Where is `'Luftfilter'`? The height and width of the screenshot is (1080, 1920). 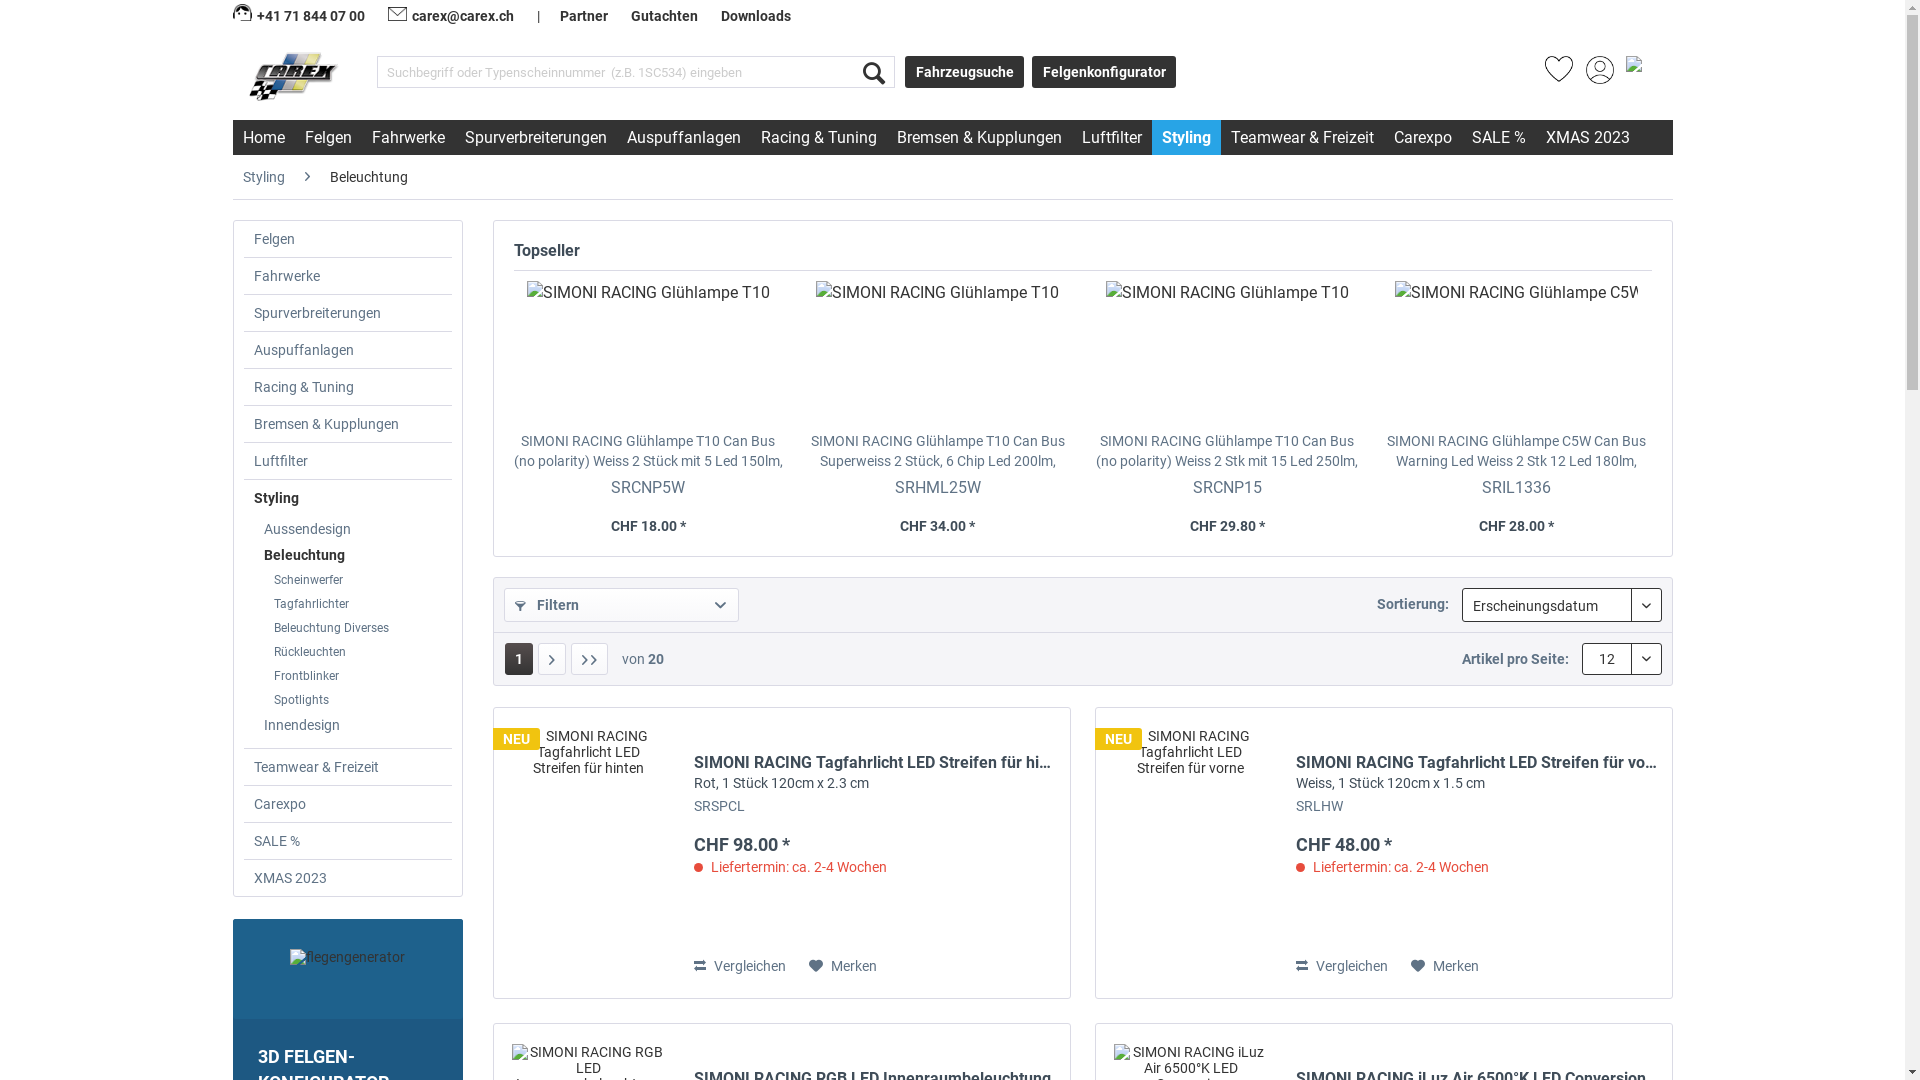
'Luftfilter' is located at coordinates (347, 461).